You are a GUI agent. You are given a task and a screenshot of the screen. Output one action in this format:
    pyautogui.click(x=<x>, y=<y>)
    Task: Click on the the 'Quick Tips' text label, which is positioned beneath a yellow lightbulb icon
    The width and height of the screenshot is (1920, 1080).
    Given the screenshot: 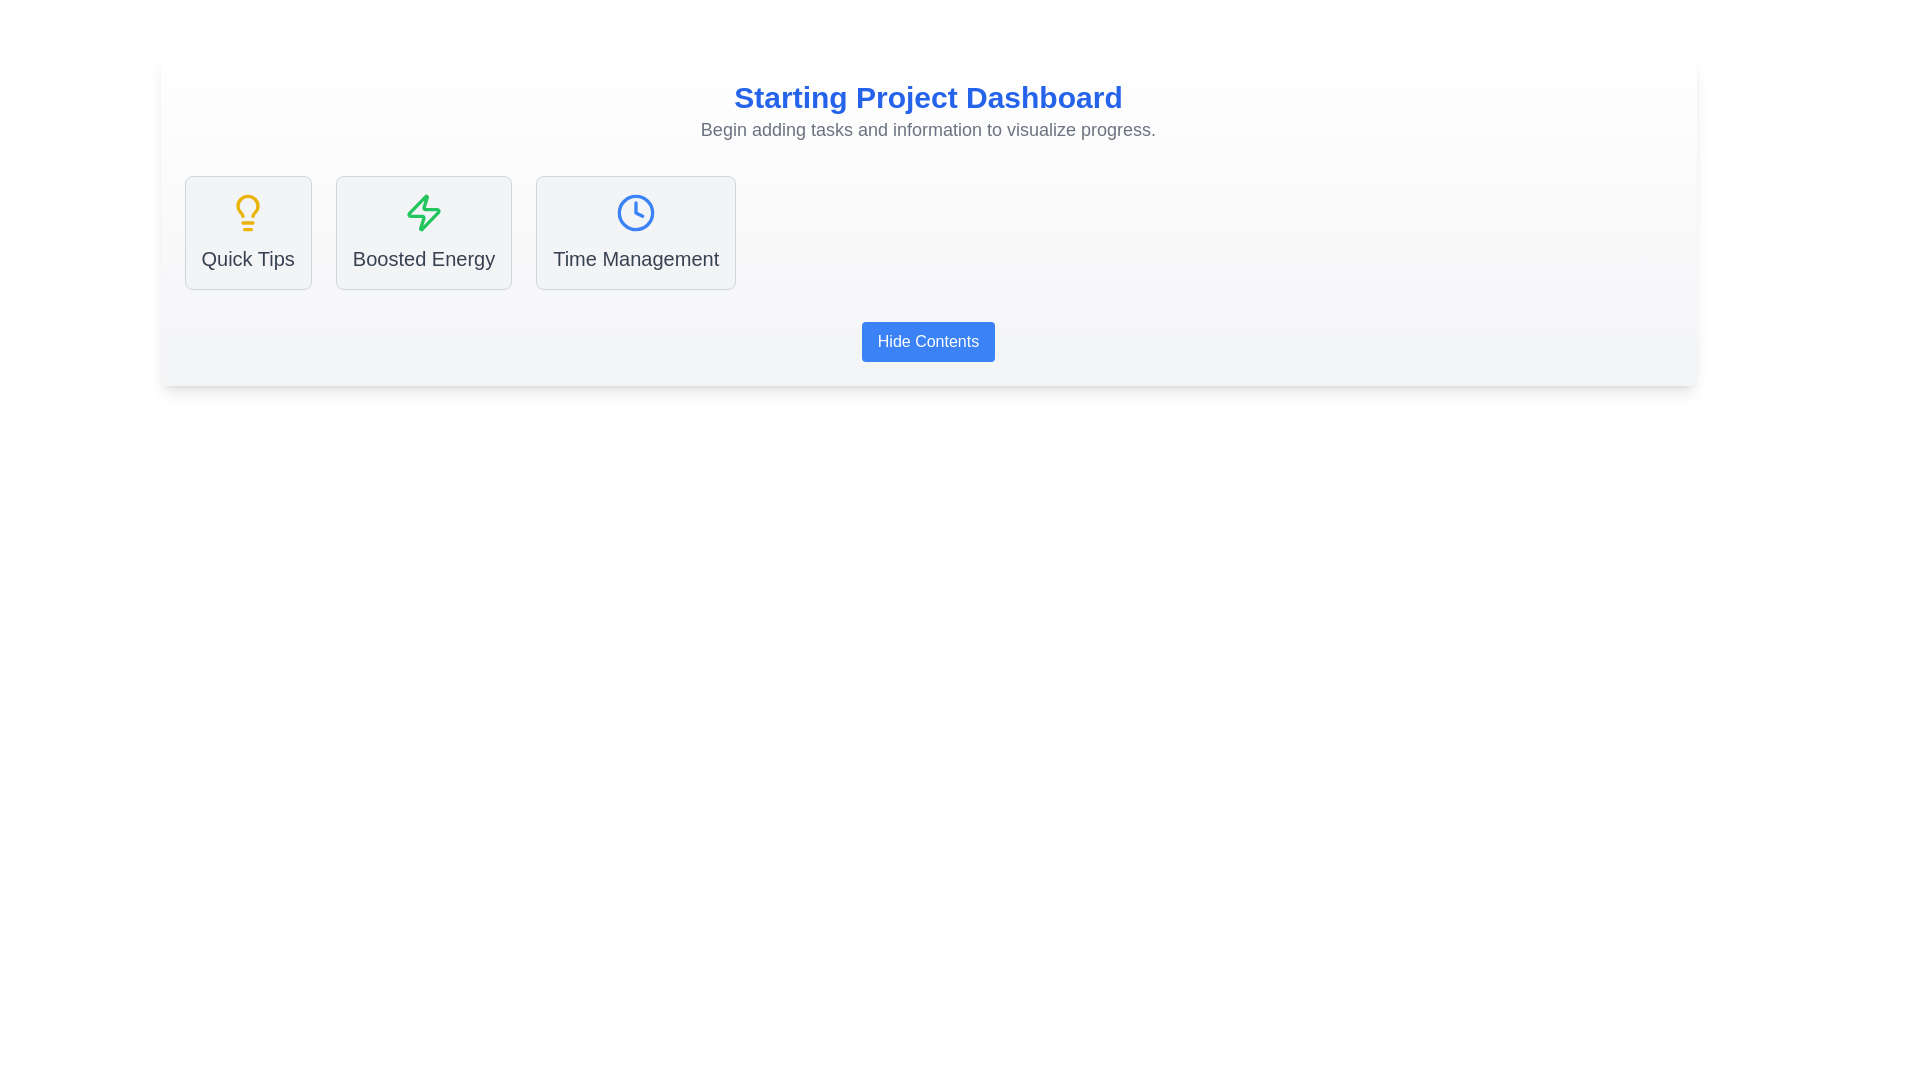 What is the action you would take?
    pyautogui.click(x=247, y=257)
    